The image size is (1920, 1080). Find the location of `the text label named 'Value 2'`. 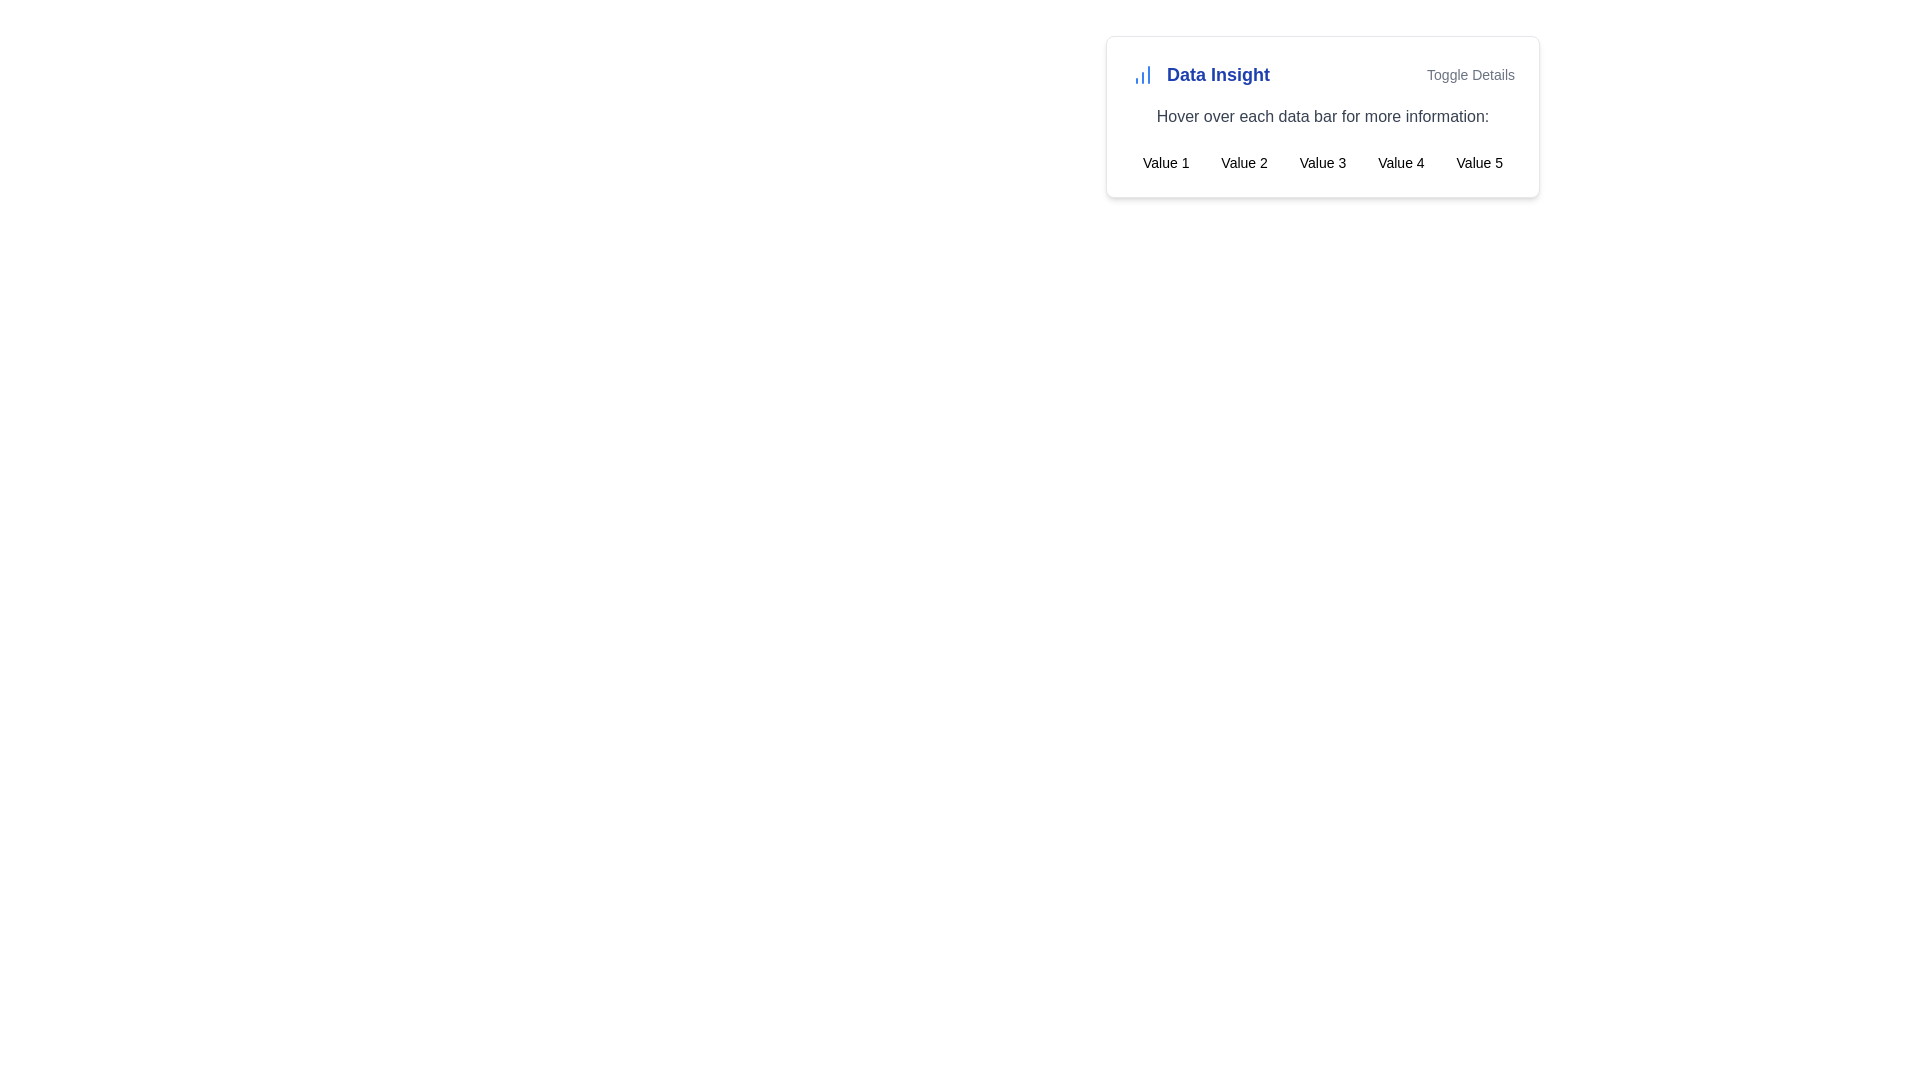

the text label named 'Value 2' is located at coordinates (1243, 161).